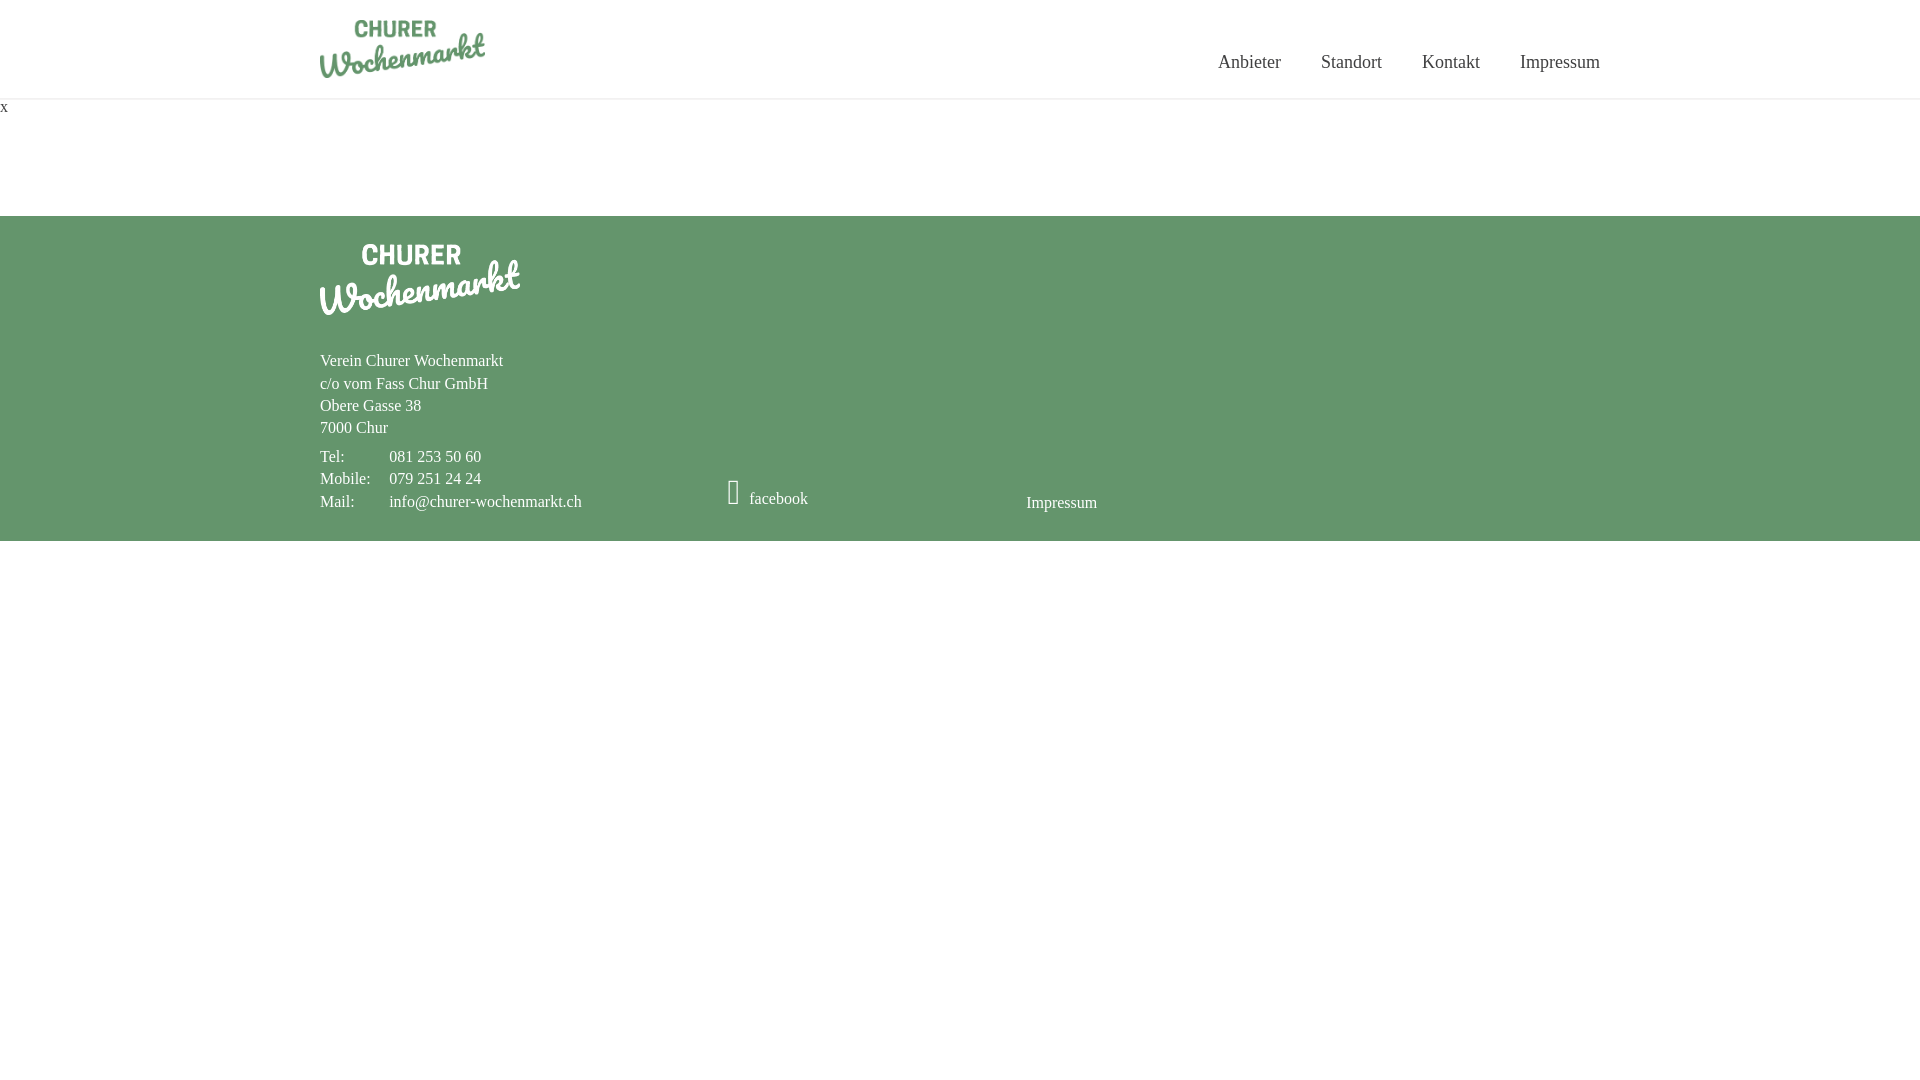  What do you see at coordinates (1060, 501) in the screenshot?
I see `'Impressum'` at bounding box center [1060, 501].